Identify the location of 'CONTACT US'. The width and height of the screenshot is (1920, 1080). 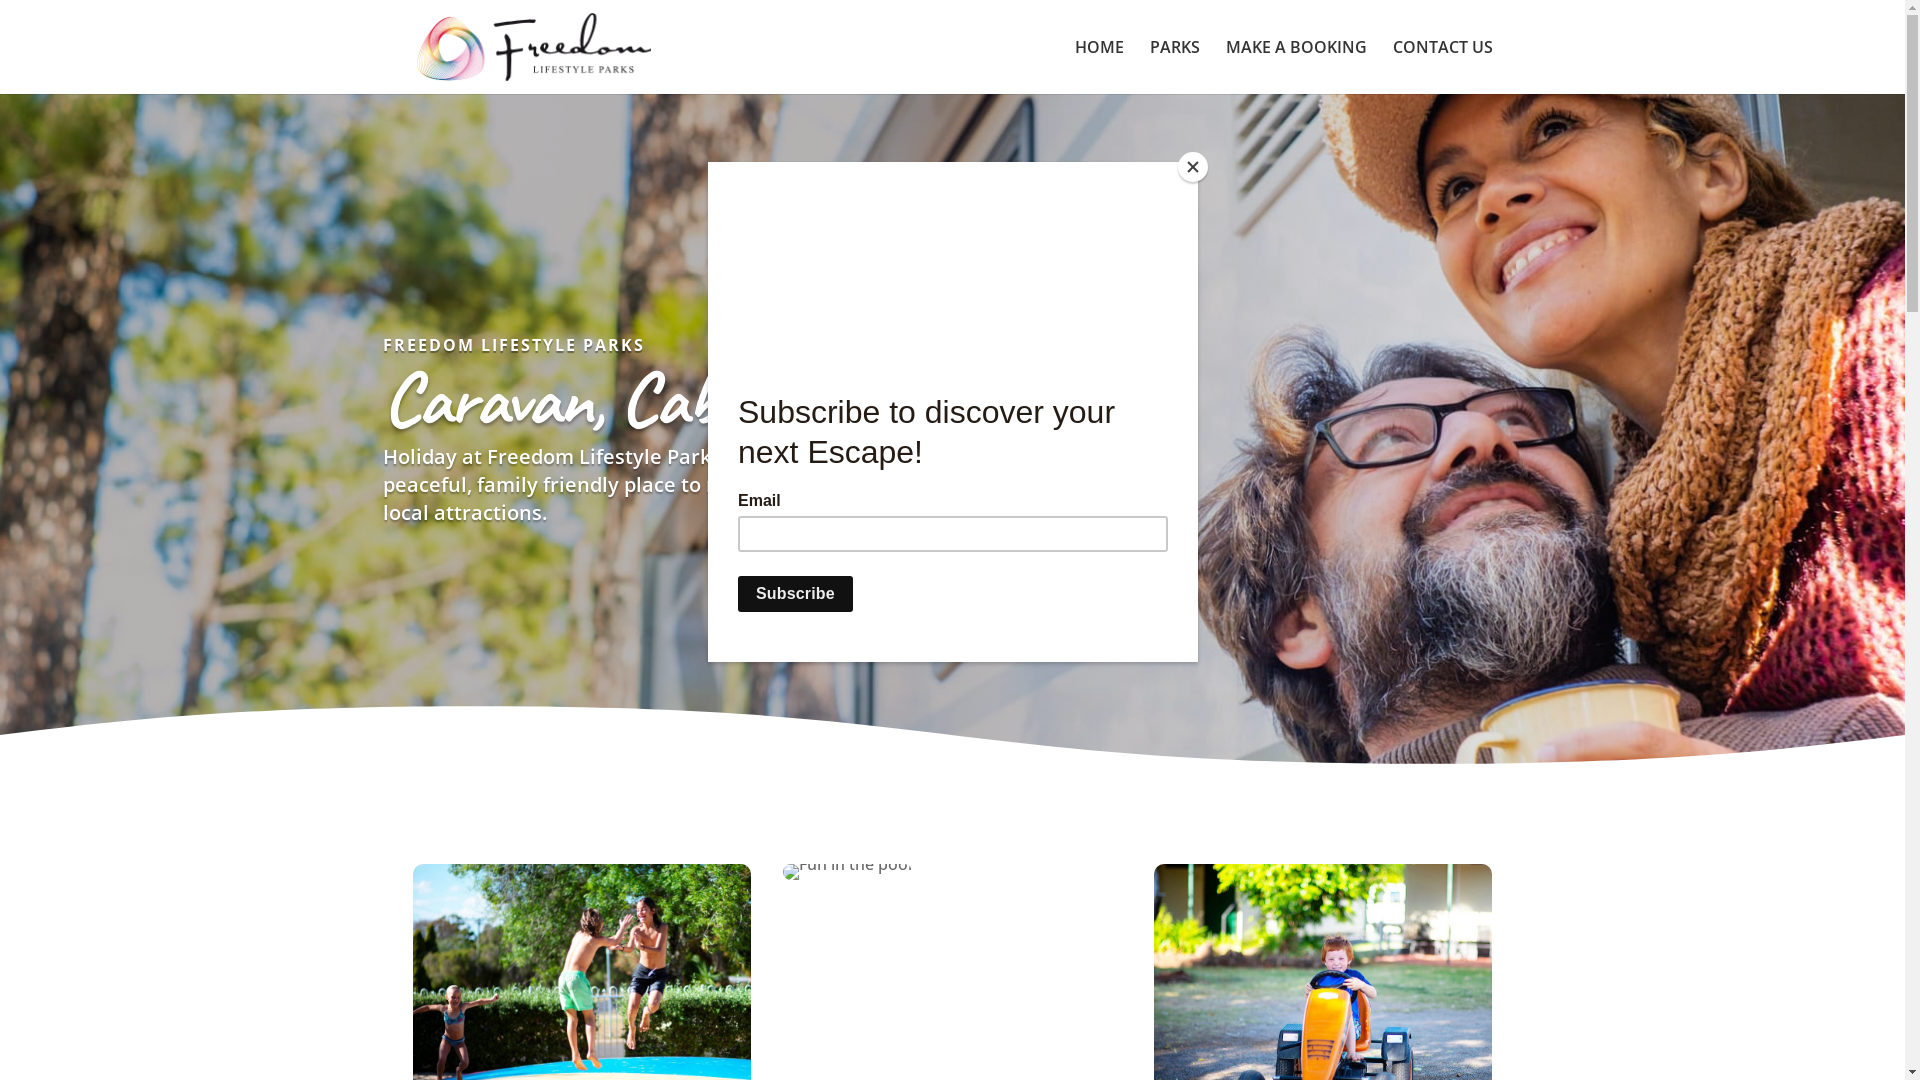
(1441, 65).